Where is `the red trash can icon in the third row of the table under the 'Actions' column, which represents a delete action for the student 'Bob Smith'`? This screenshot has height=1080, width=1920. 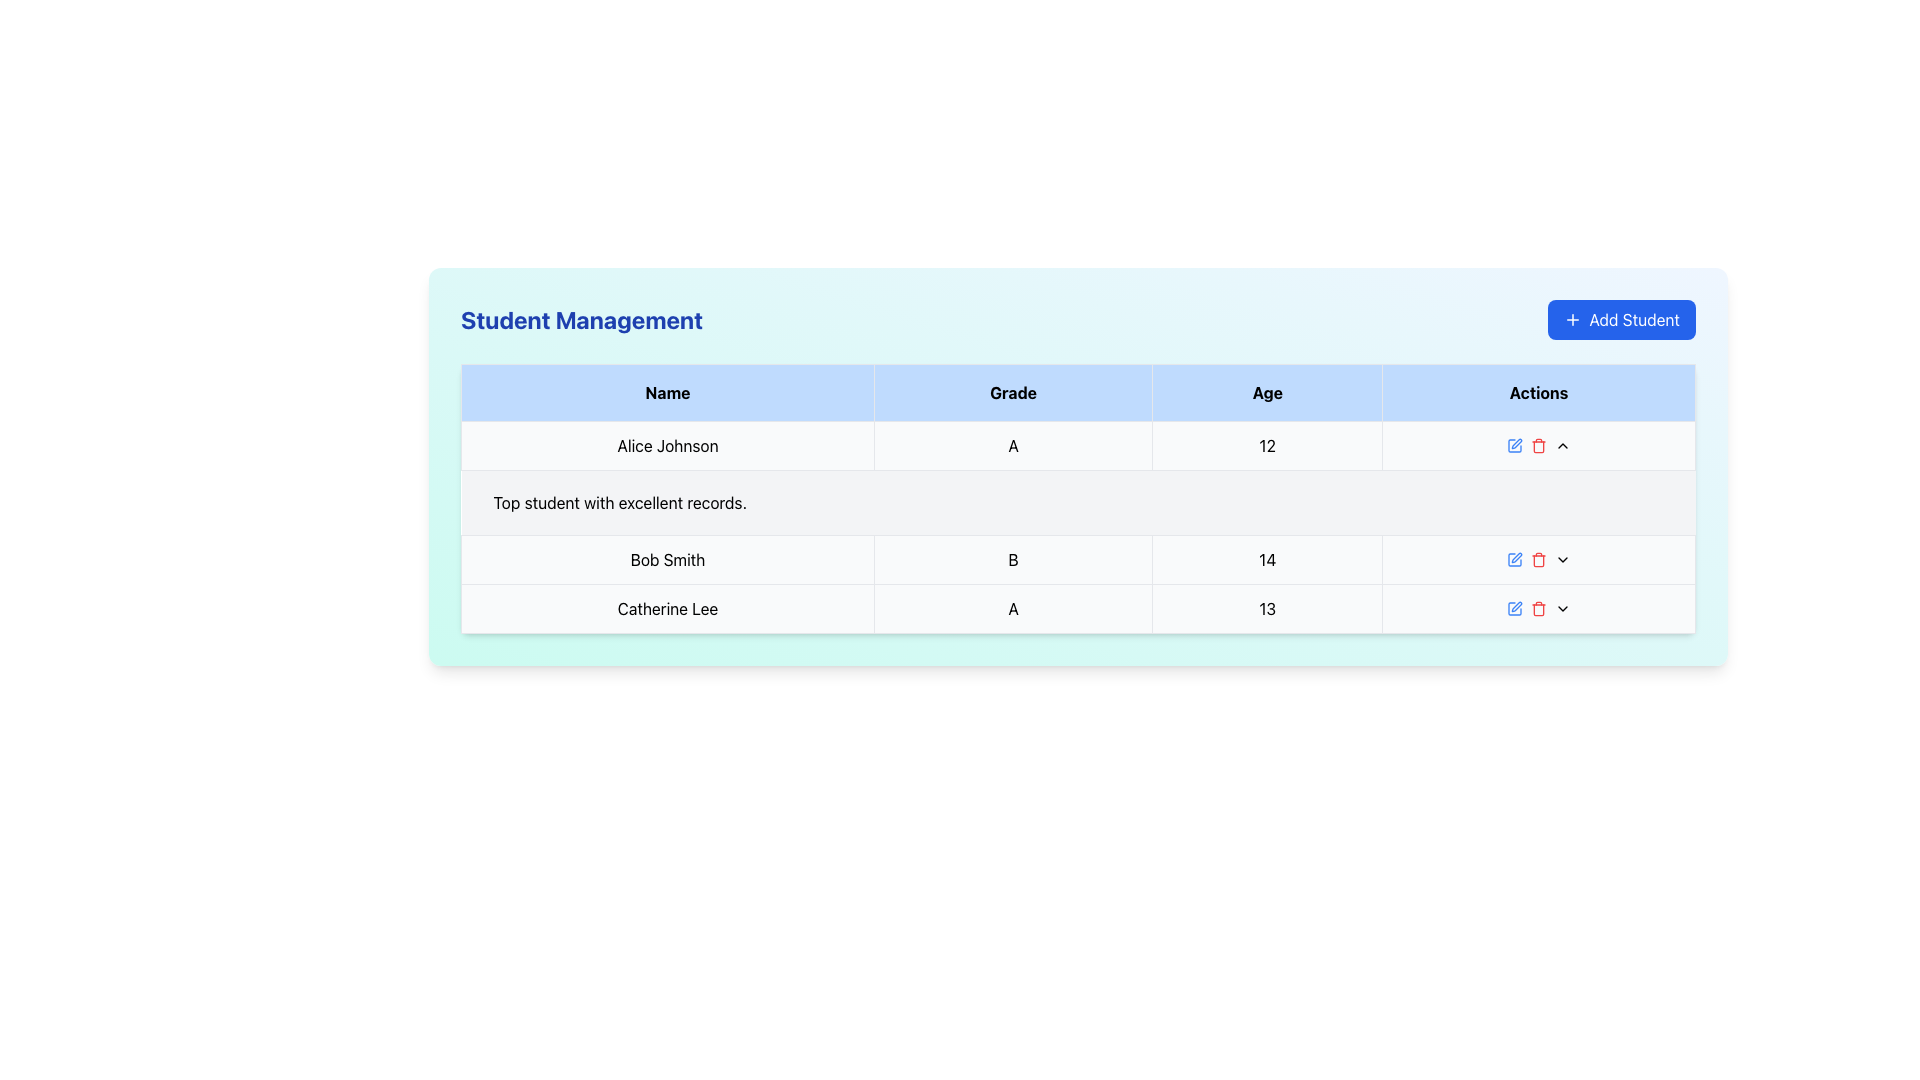
the red trash can icon in the third row of the table under the 'Actions' column, which represents a delete action for the student 'Bob Smith' is located at coordinates (1538, 559).